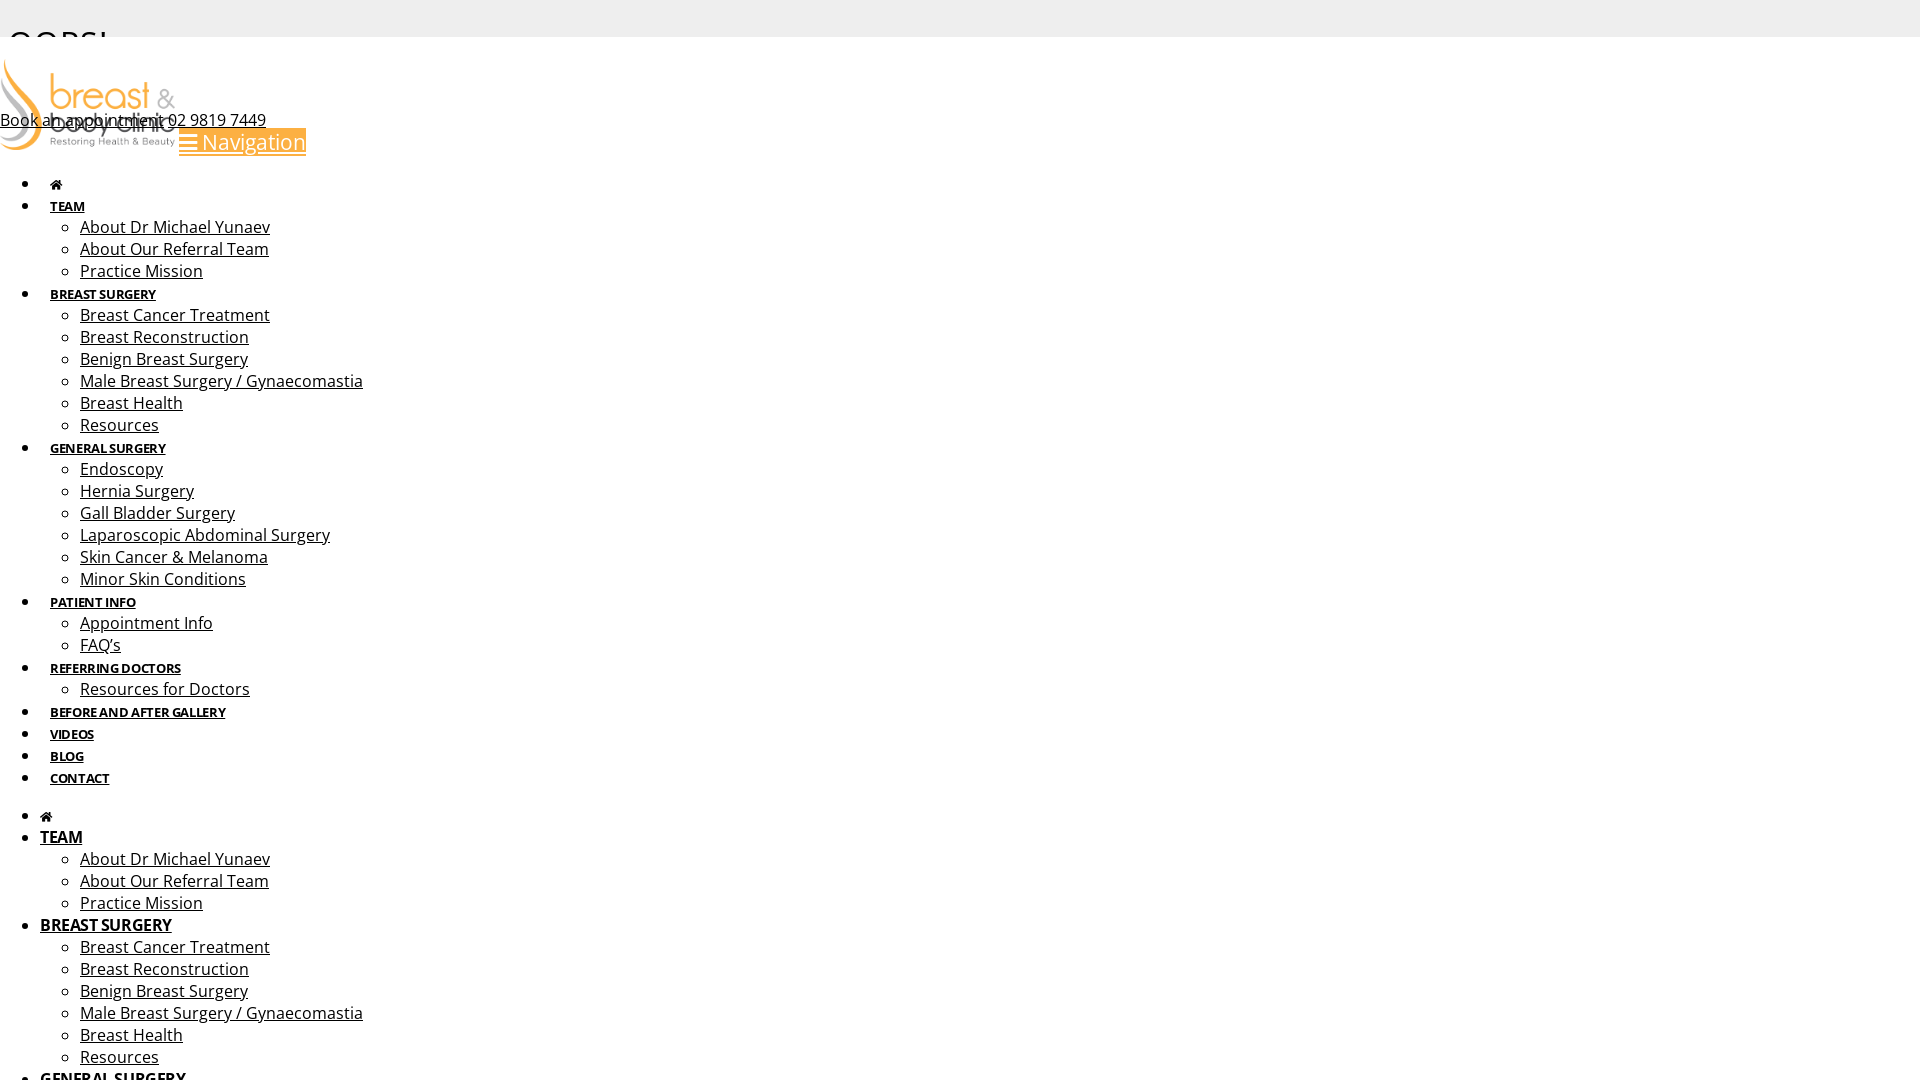 This screenshot has height=1080, width=1920. Describe the element at coordinates (173, 556) in the screenshot. I see `'Skin Cancer & Melanoma'` at that location.